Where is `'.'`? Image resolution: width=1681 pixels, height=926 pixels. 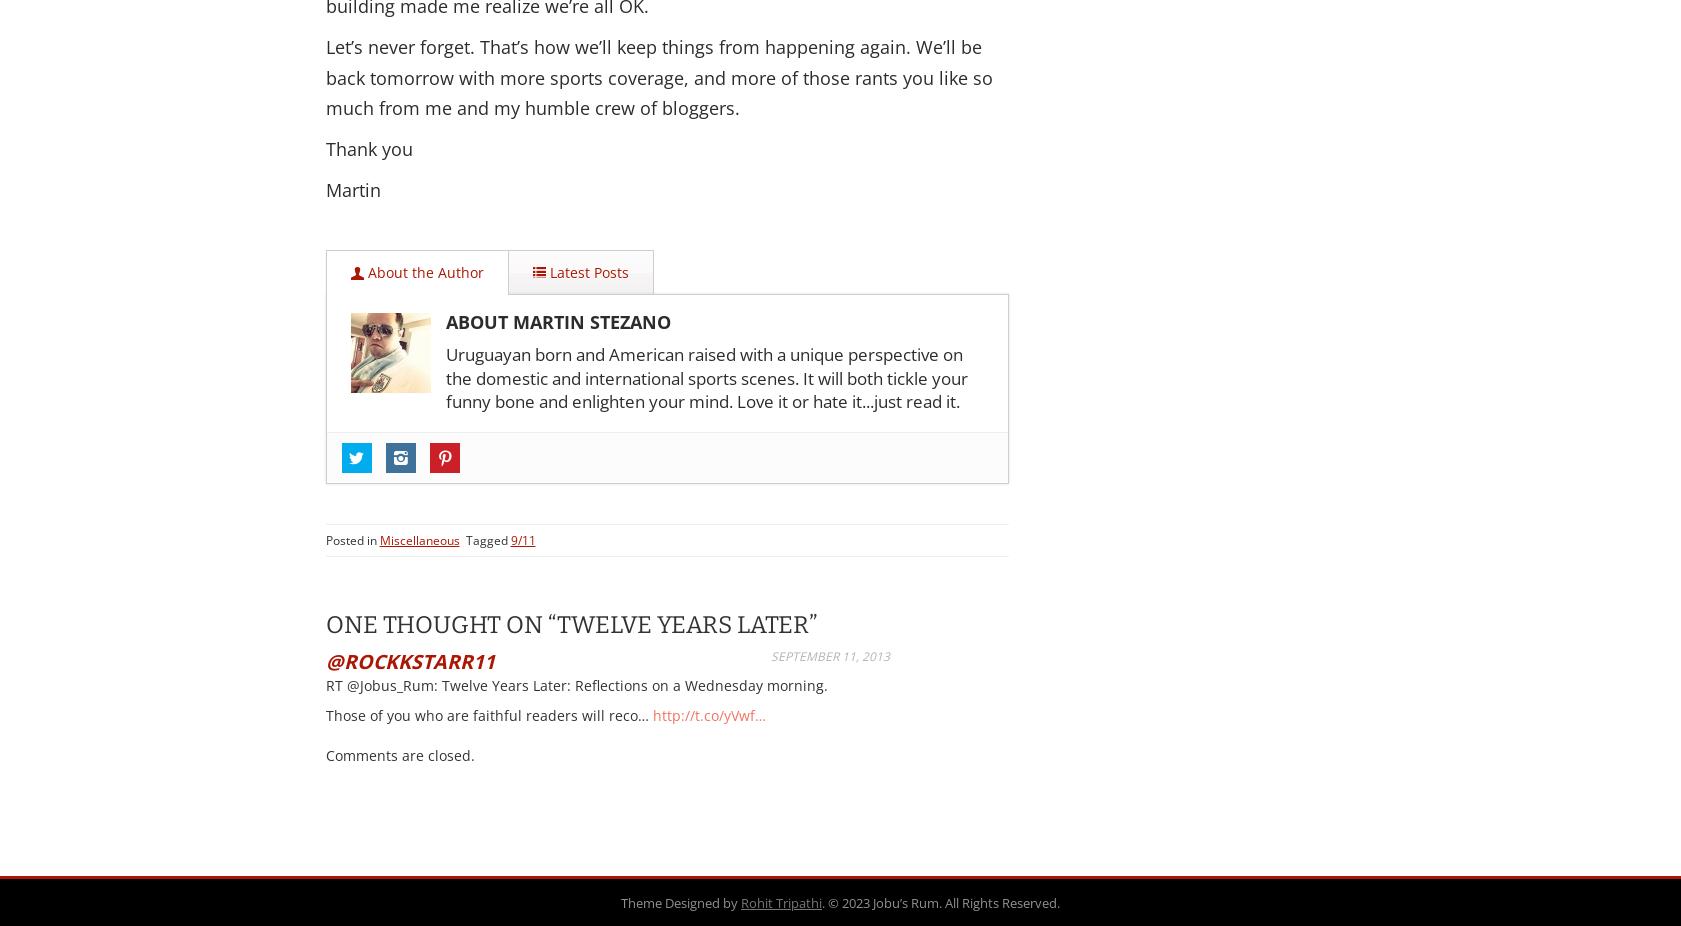 '.' is located at coordinates (824, 903).